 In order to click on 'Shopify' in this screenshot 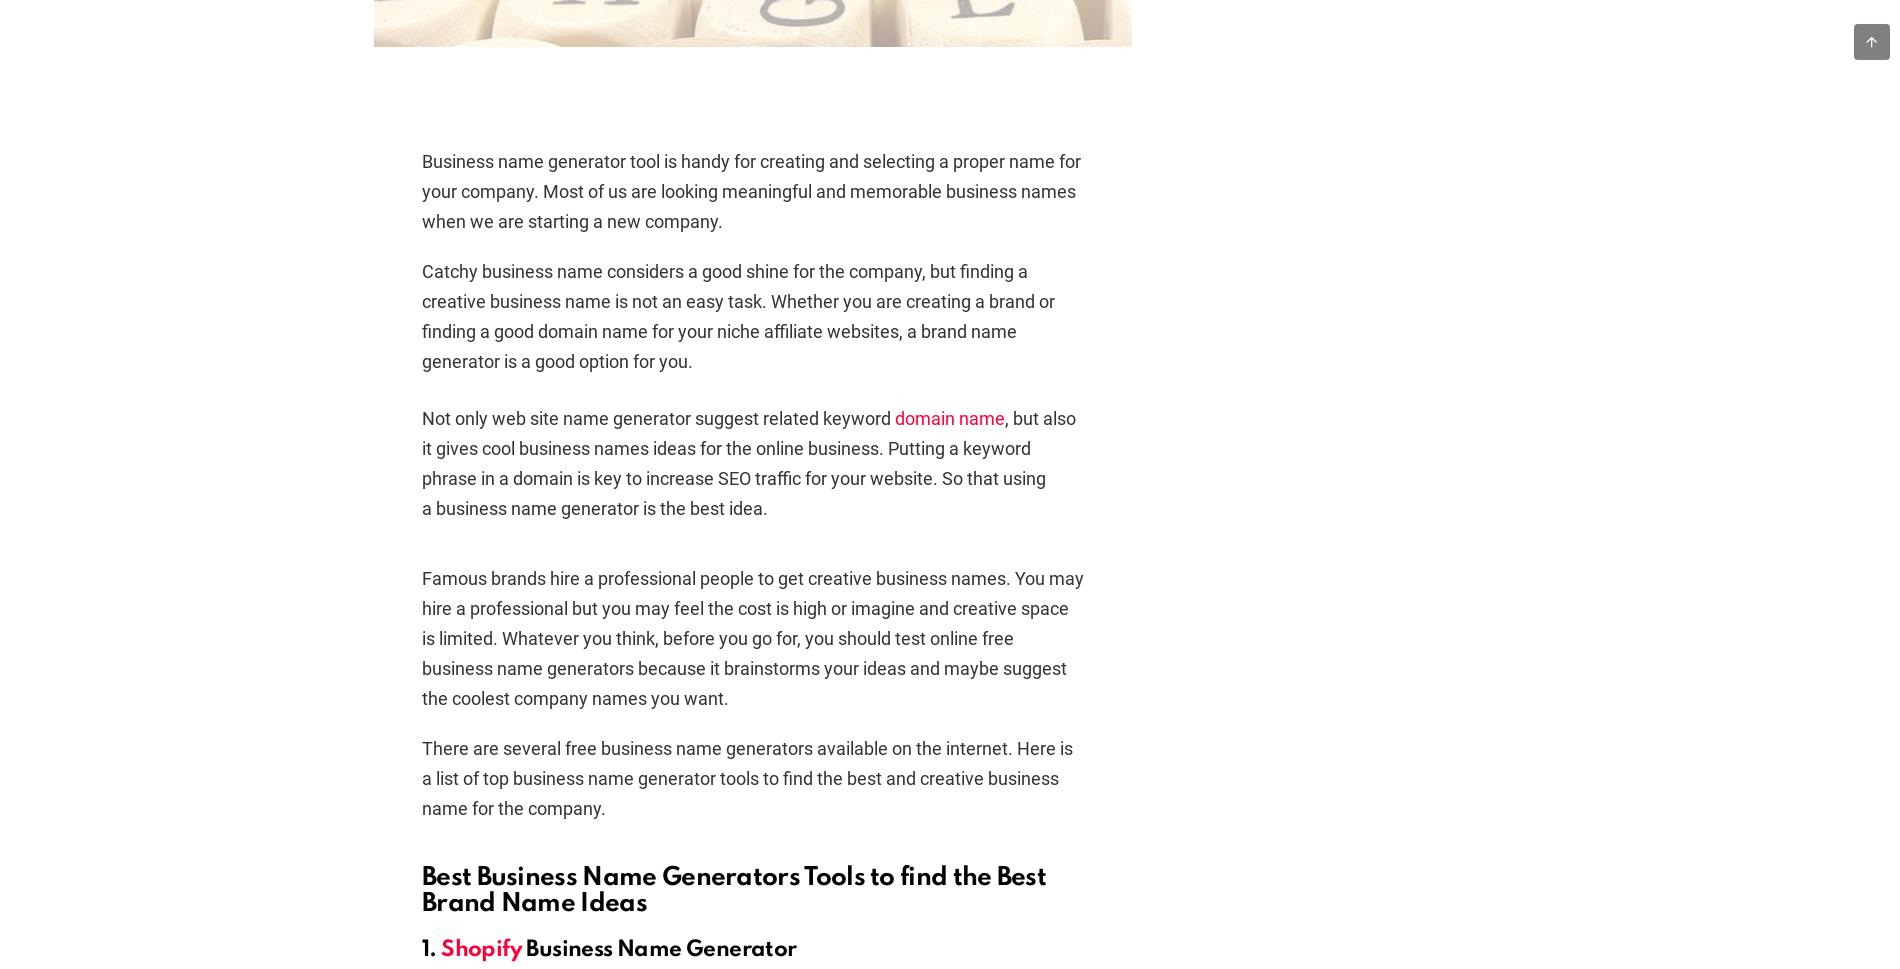, I will do `click(439, 948)`.